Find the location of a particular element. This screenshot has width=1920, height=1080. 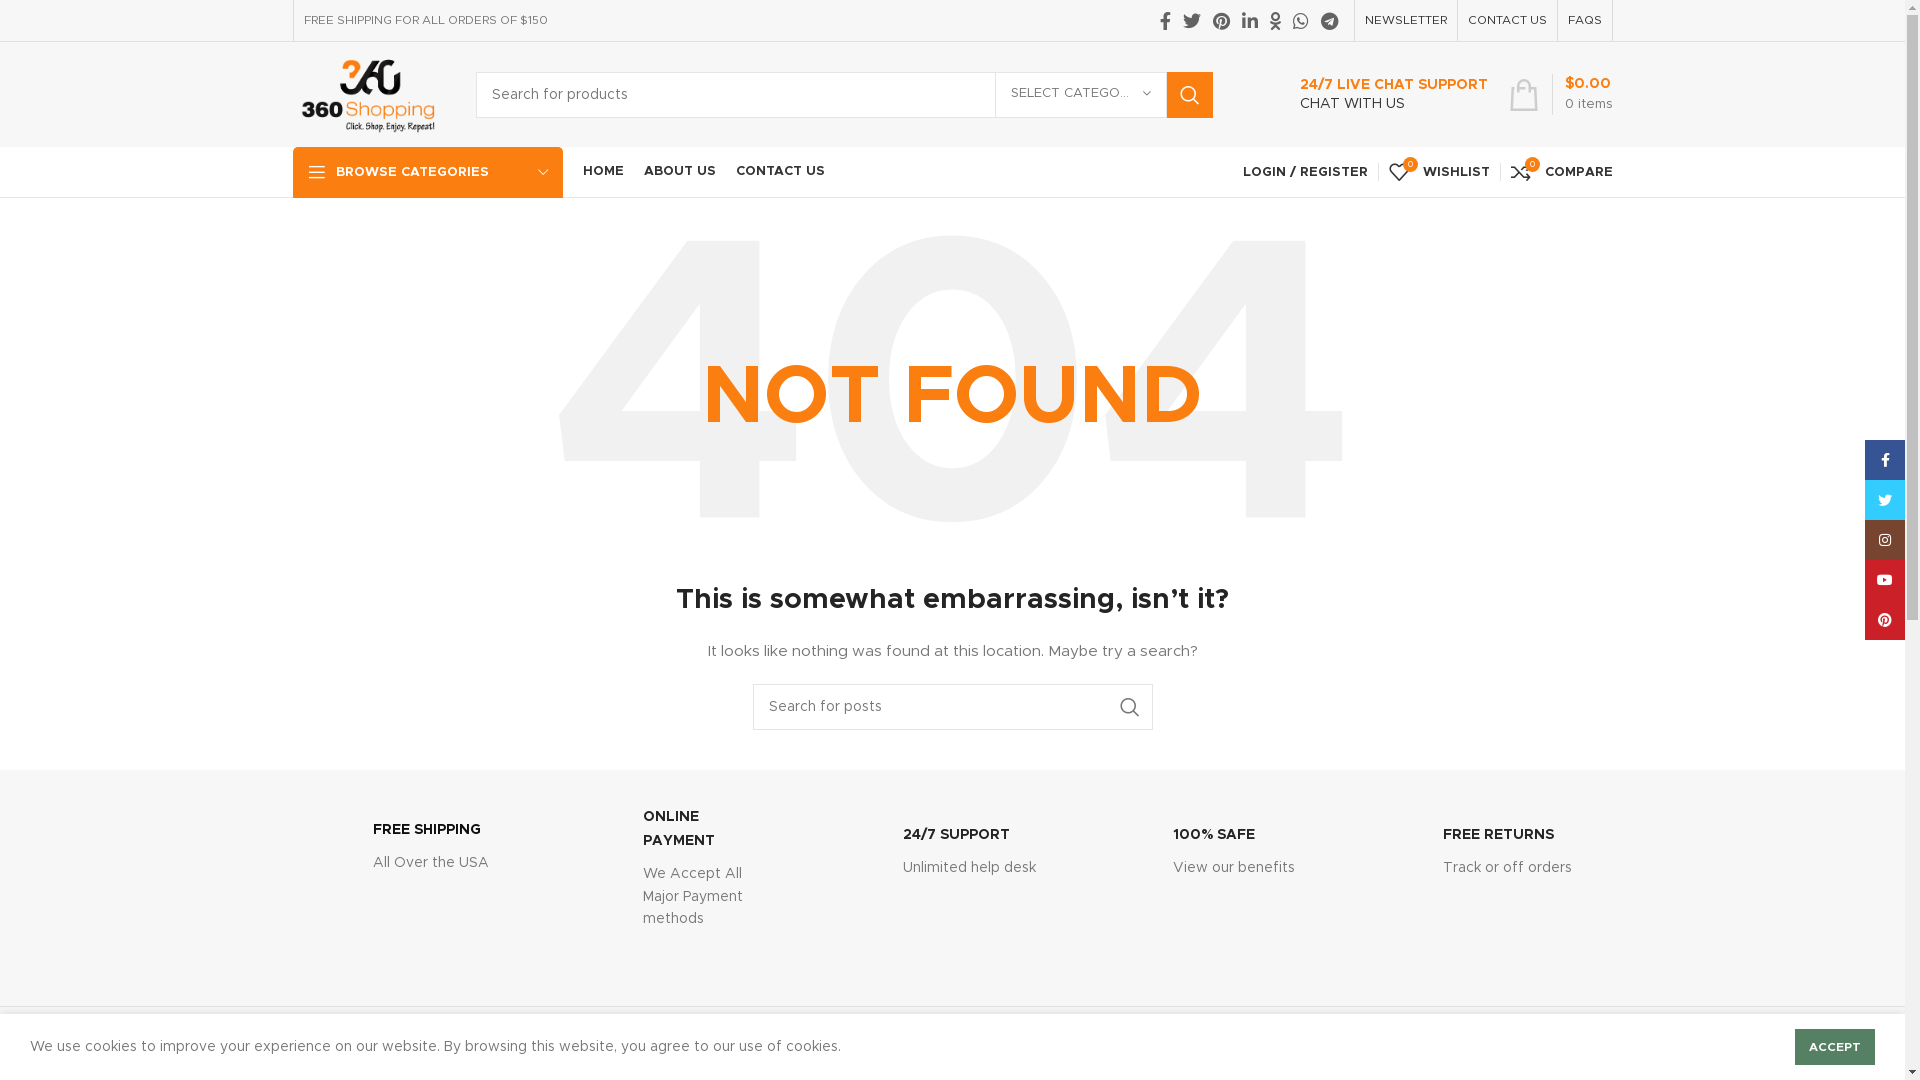

'0 is located at coordinates (1437, 171).